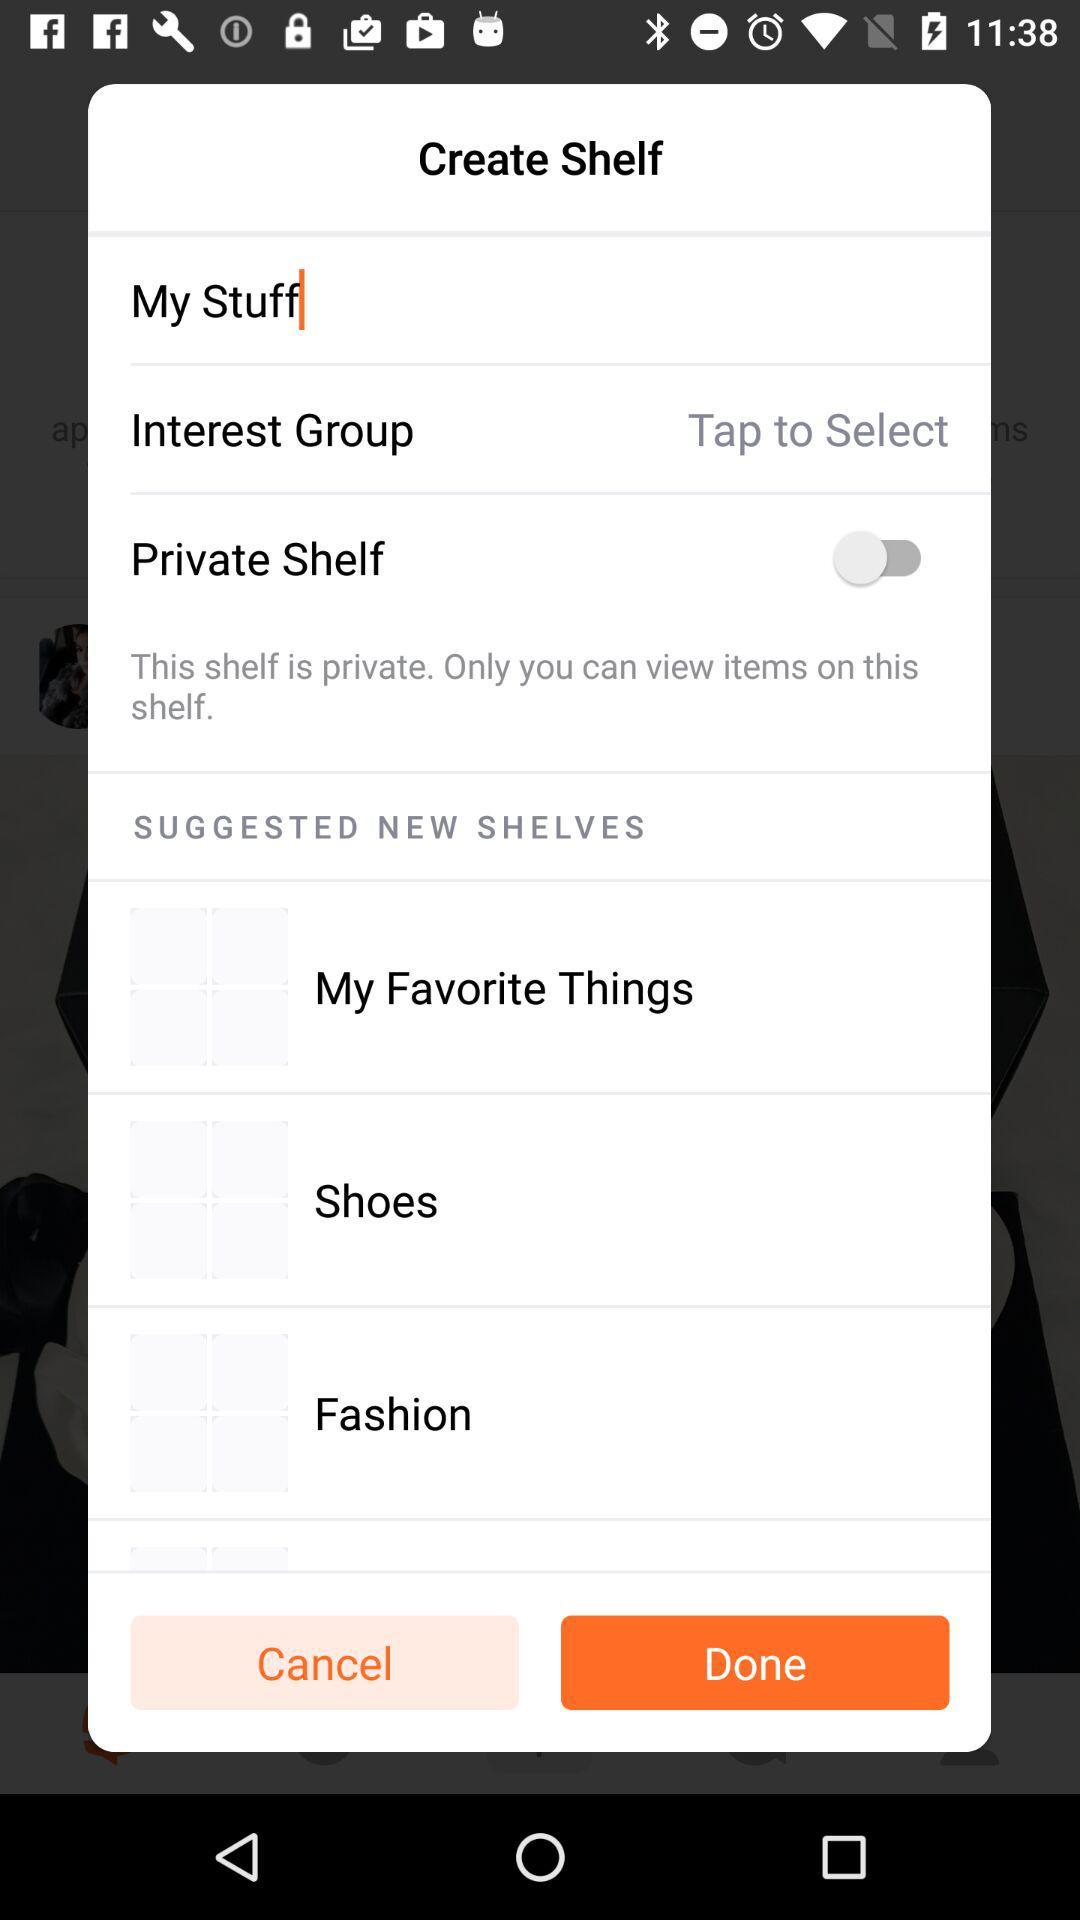 The width and height of the screenshot is (1080, 1920). What do you see at coordinates (886, 557) in the screenshot?
I see `enable private` at bounding box center [886, 557].